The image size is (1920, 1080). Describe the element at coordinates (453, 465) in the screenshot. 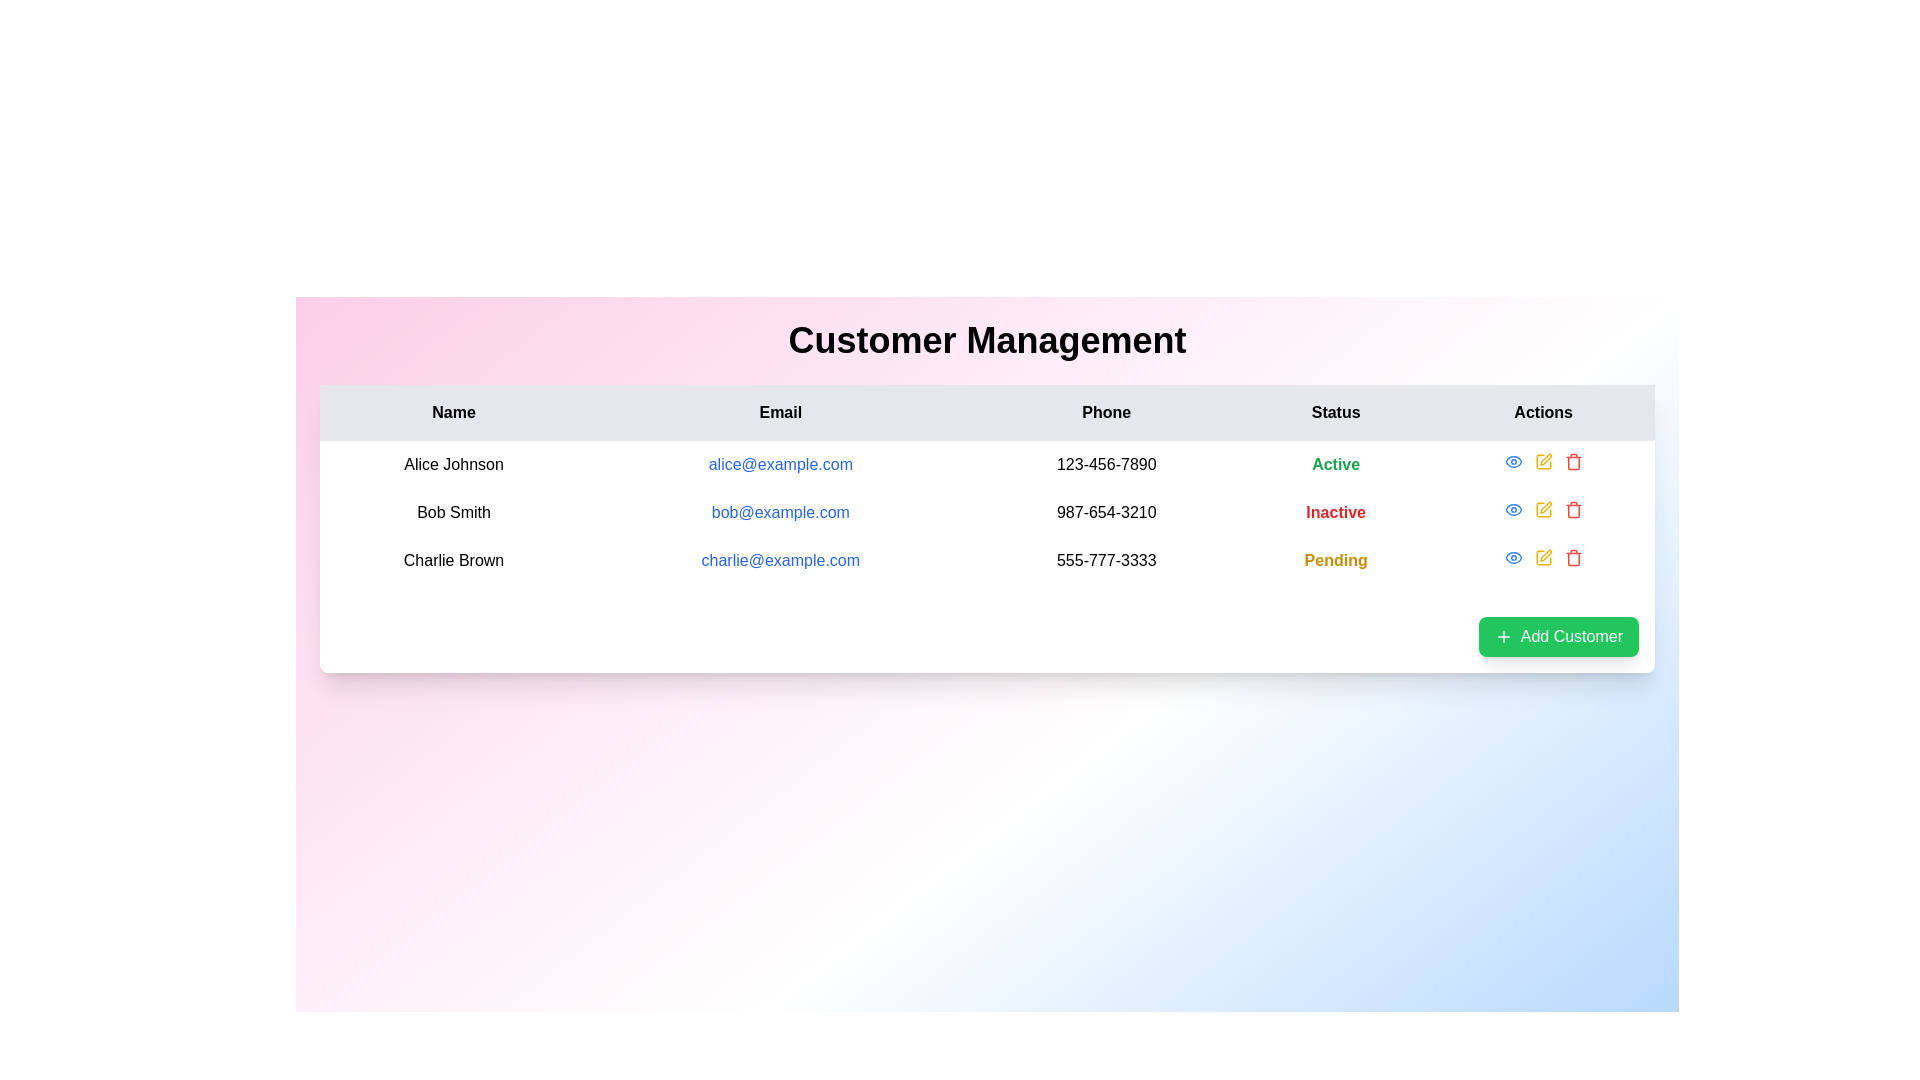

I see `the text label displaying 'Alice Johnson', which is located in the first row of the table under the 'Name' column` at that location.